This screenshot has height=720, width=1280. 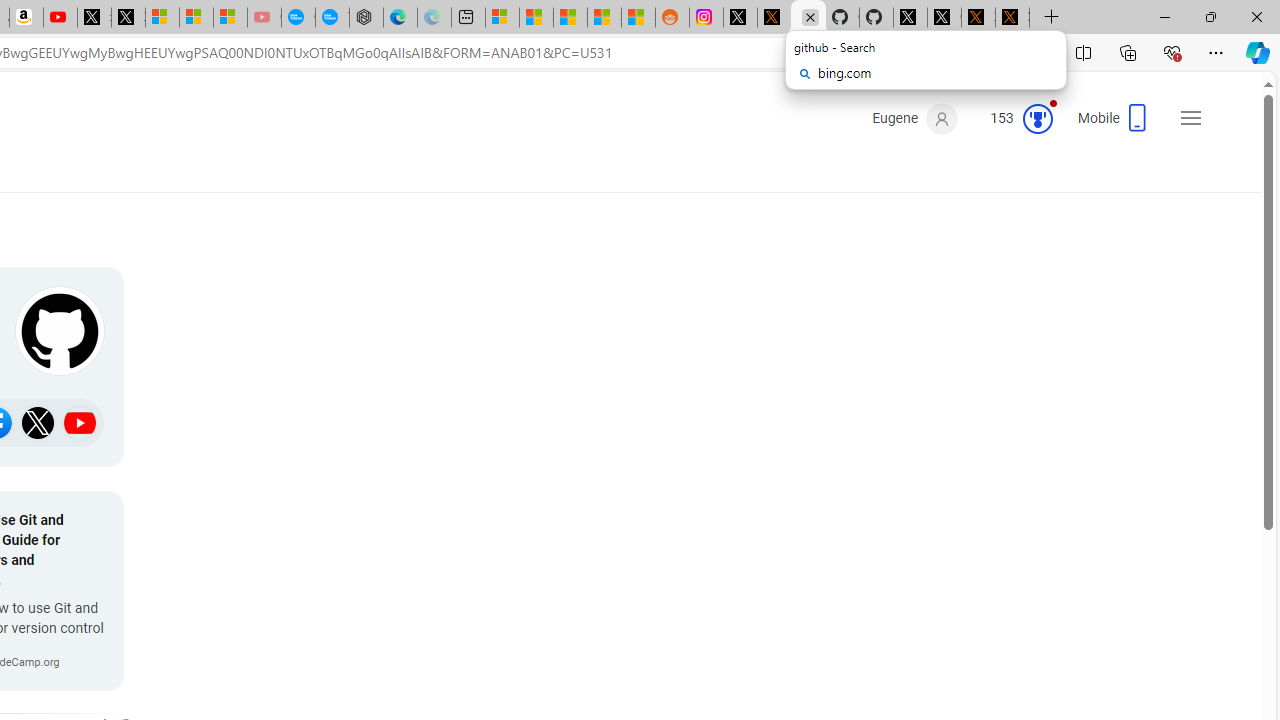 What do you see at coordinates (909, 17) in the screenshot?
I see `'Profile / X'` at bounding box center [909, 17].